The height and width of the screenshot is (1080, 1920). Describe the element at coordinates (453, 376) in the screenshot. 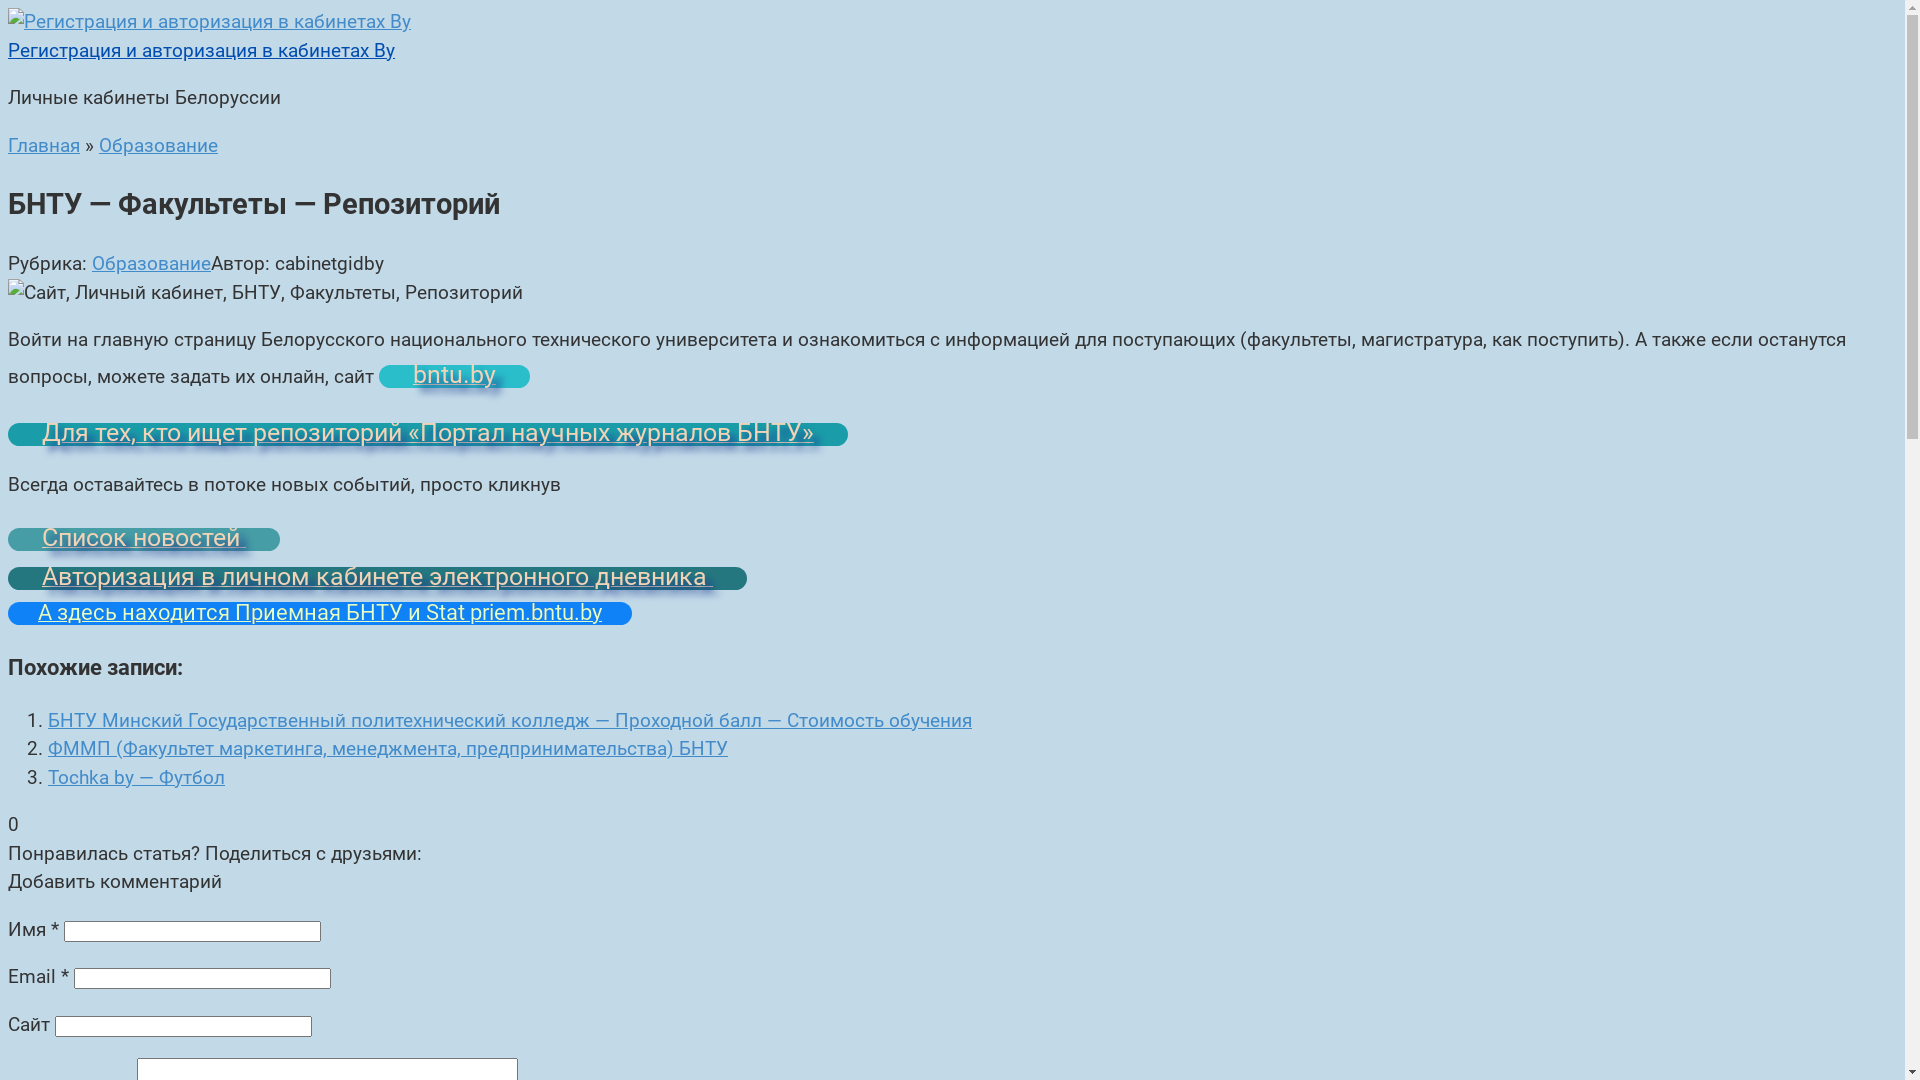

I see `'bntu.by'` at that location.